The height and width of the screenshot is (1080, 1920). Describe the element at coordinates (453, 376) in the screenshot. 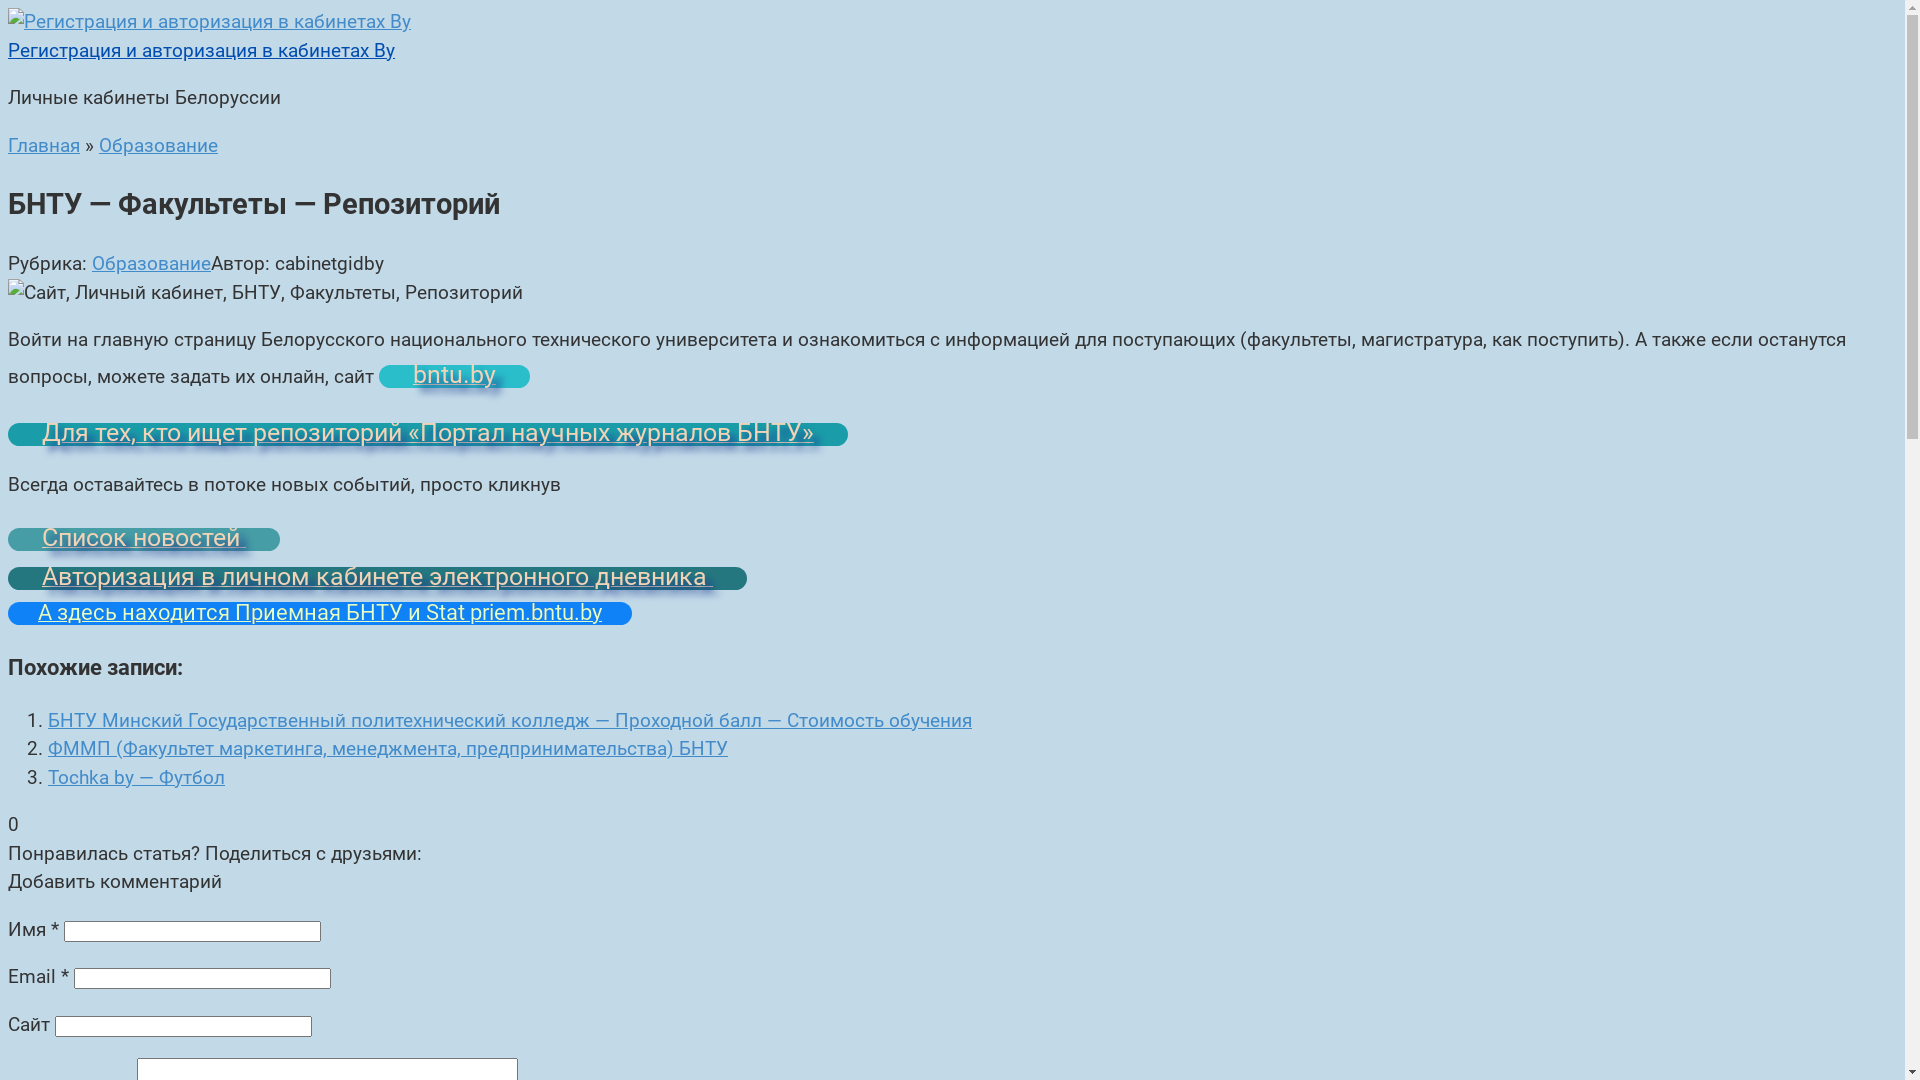

I see `'bntu.by'` at that location.